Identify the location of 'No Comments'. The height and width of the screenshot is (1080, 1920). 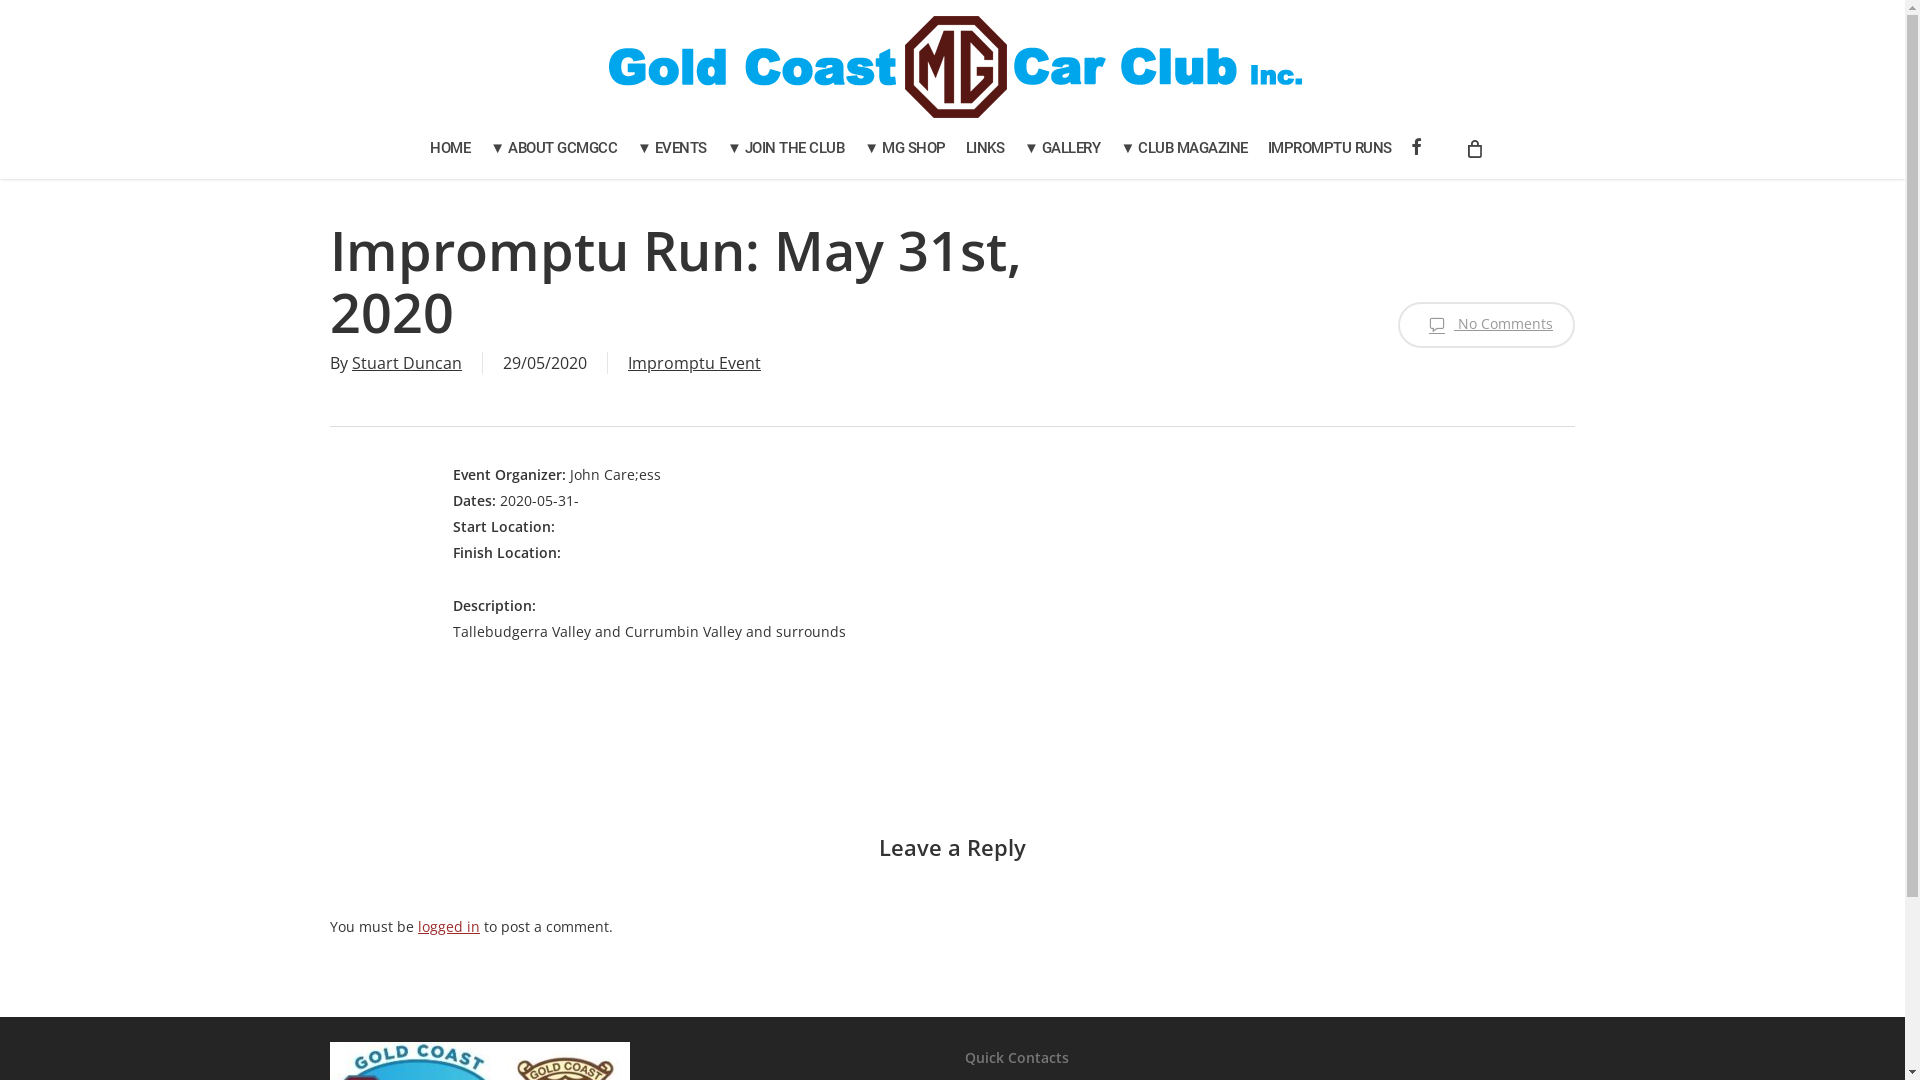
(1396, 323).